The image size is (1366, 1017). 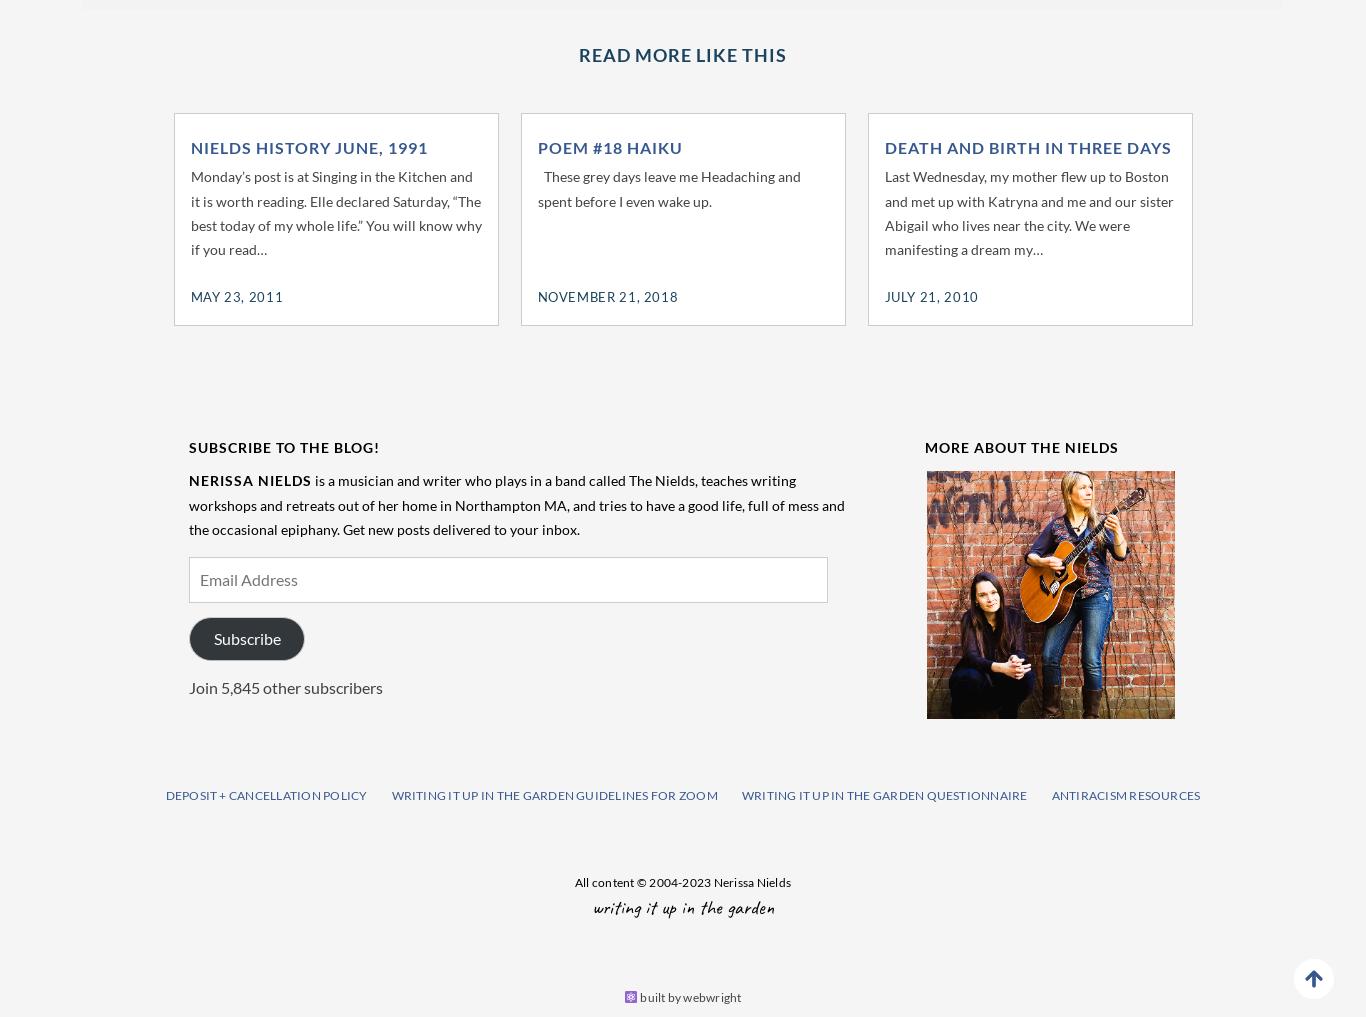 I want to click on 'Poem #18 Haiku', so click(x=608, y=145).